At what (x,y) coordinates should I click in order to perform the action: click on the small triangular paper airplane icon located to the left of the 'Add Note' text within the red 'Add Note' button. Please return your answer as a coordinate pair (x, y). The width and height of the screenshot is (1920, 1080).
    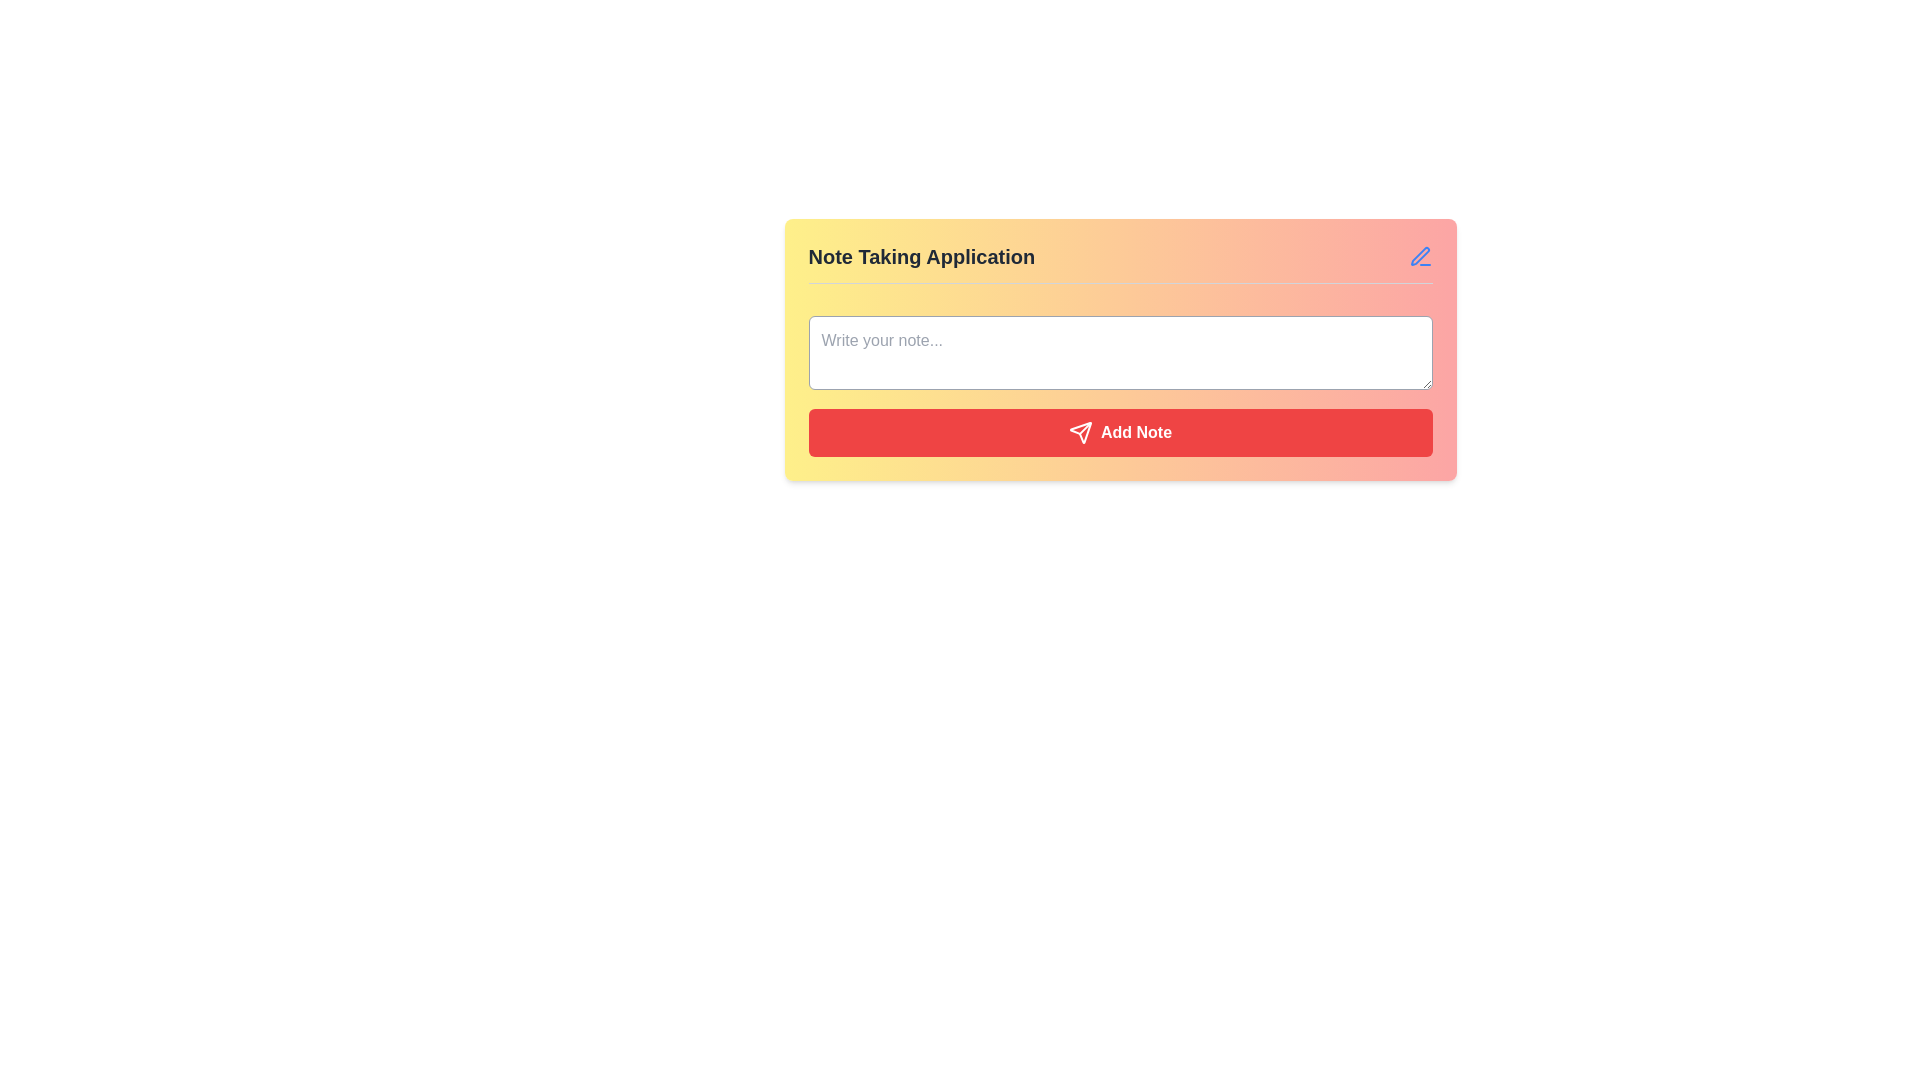
    Looking at the image, I should click on (1079, 431).